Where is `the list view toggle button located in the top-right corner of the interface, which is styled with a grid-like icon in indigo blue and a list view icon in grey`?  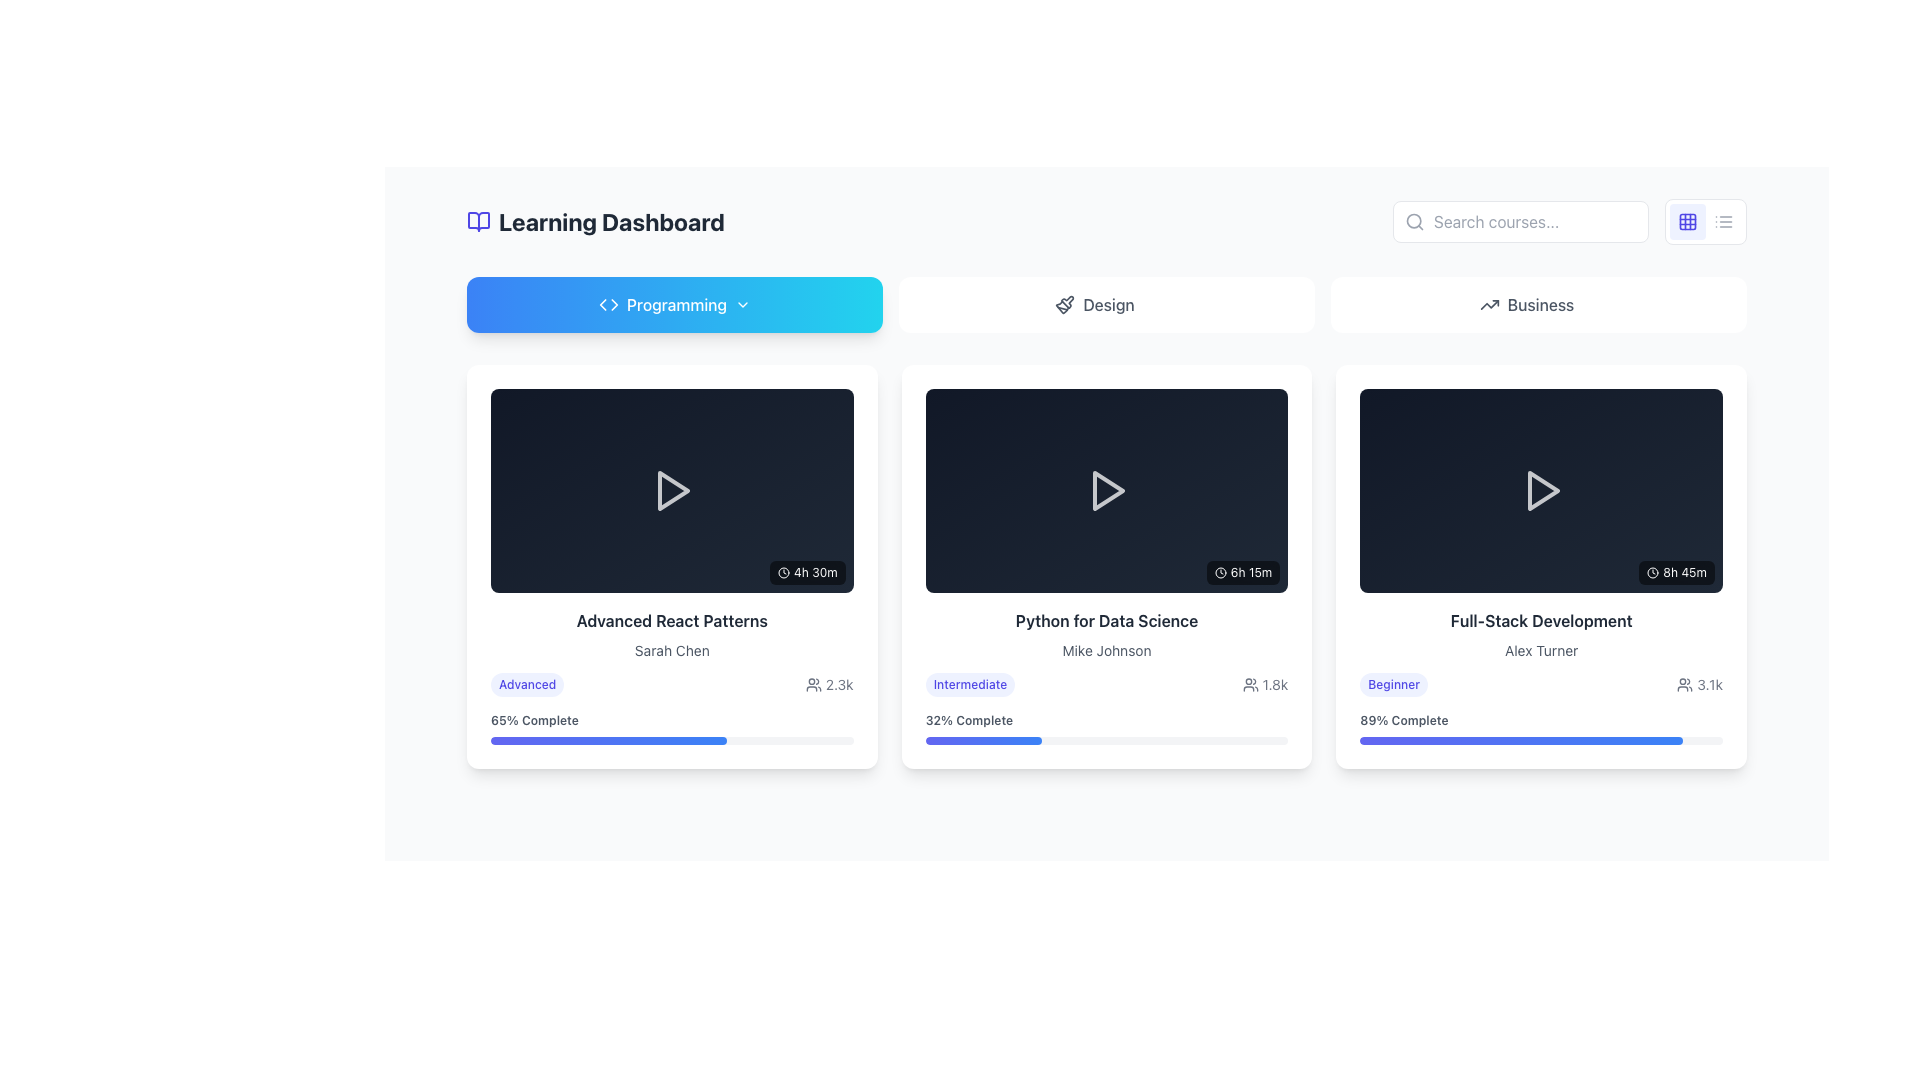
the list view toggle button located in the top-right corner of the interface, which is styled with a grid-like icon in indigo blue and a list view icon in grey is located at coordinates (1704, 222).